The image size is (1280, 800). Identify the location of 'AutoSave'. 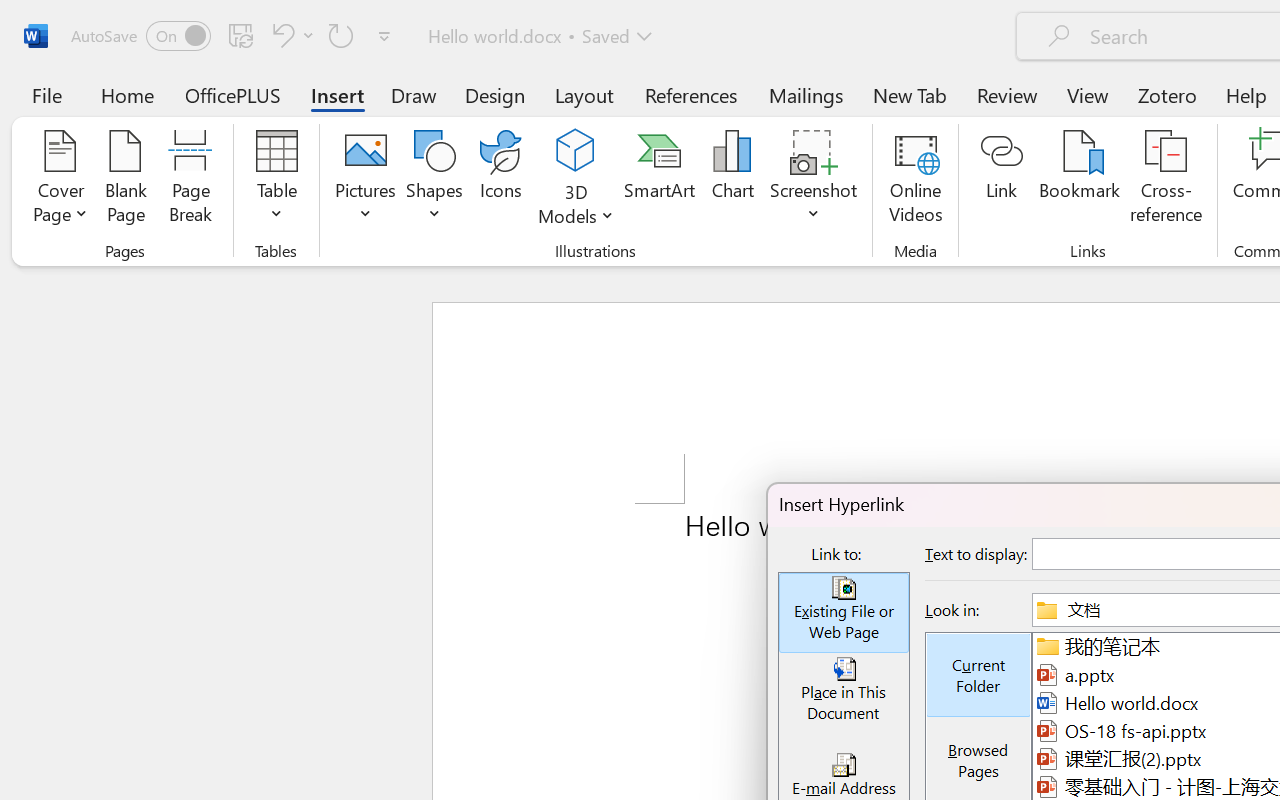
(139, 35).